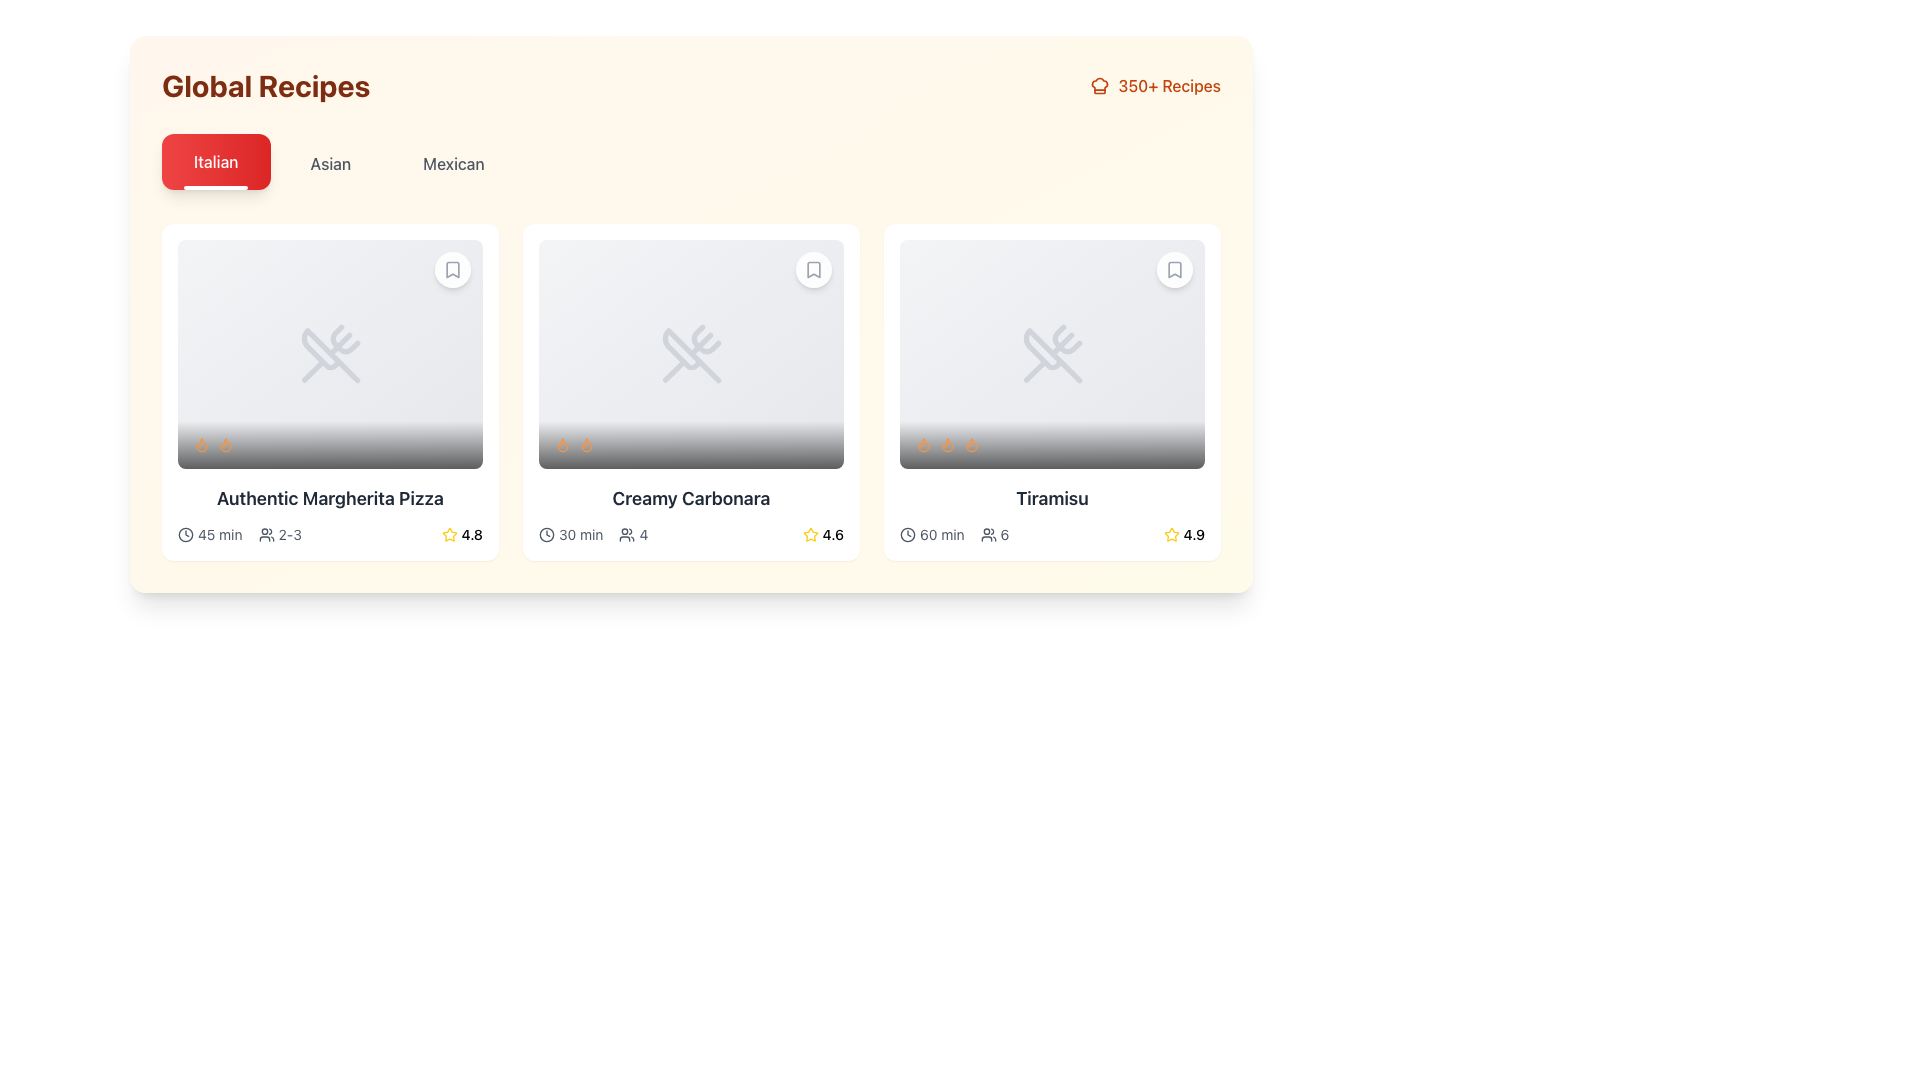  I want to click on the flame-shaped icon, which is the third in a series of four flame icons located beneath the 'Creamy Carbonara' section in the second recipe card, so click(585, 442).